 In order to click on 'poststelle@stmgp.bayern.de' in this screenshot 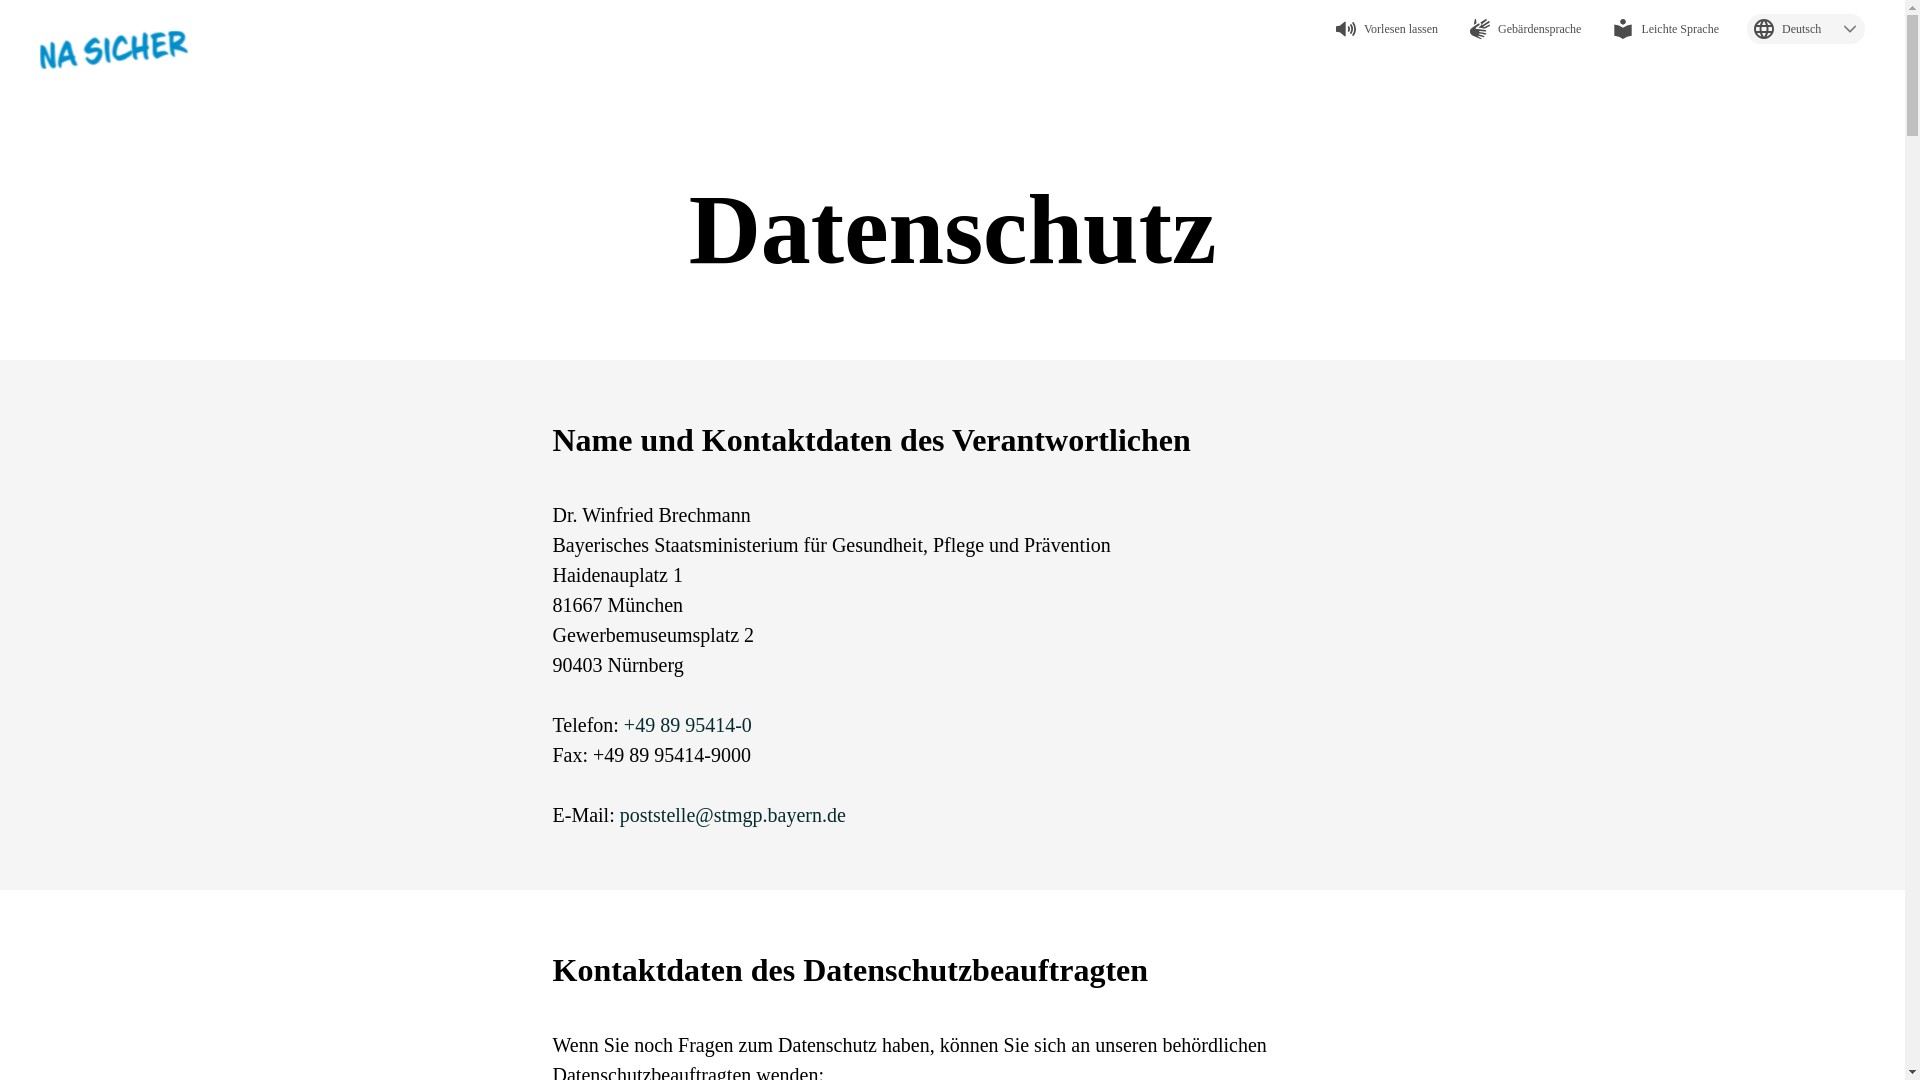, I will do `click(732, 814)`.